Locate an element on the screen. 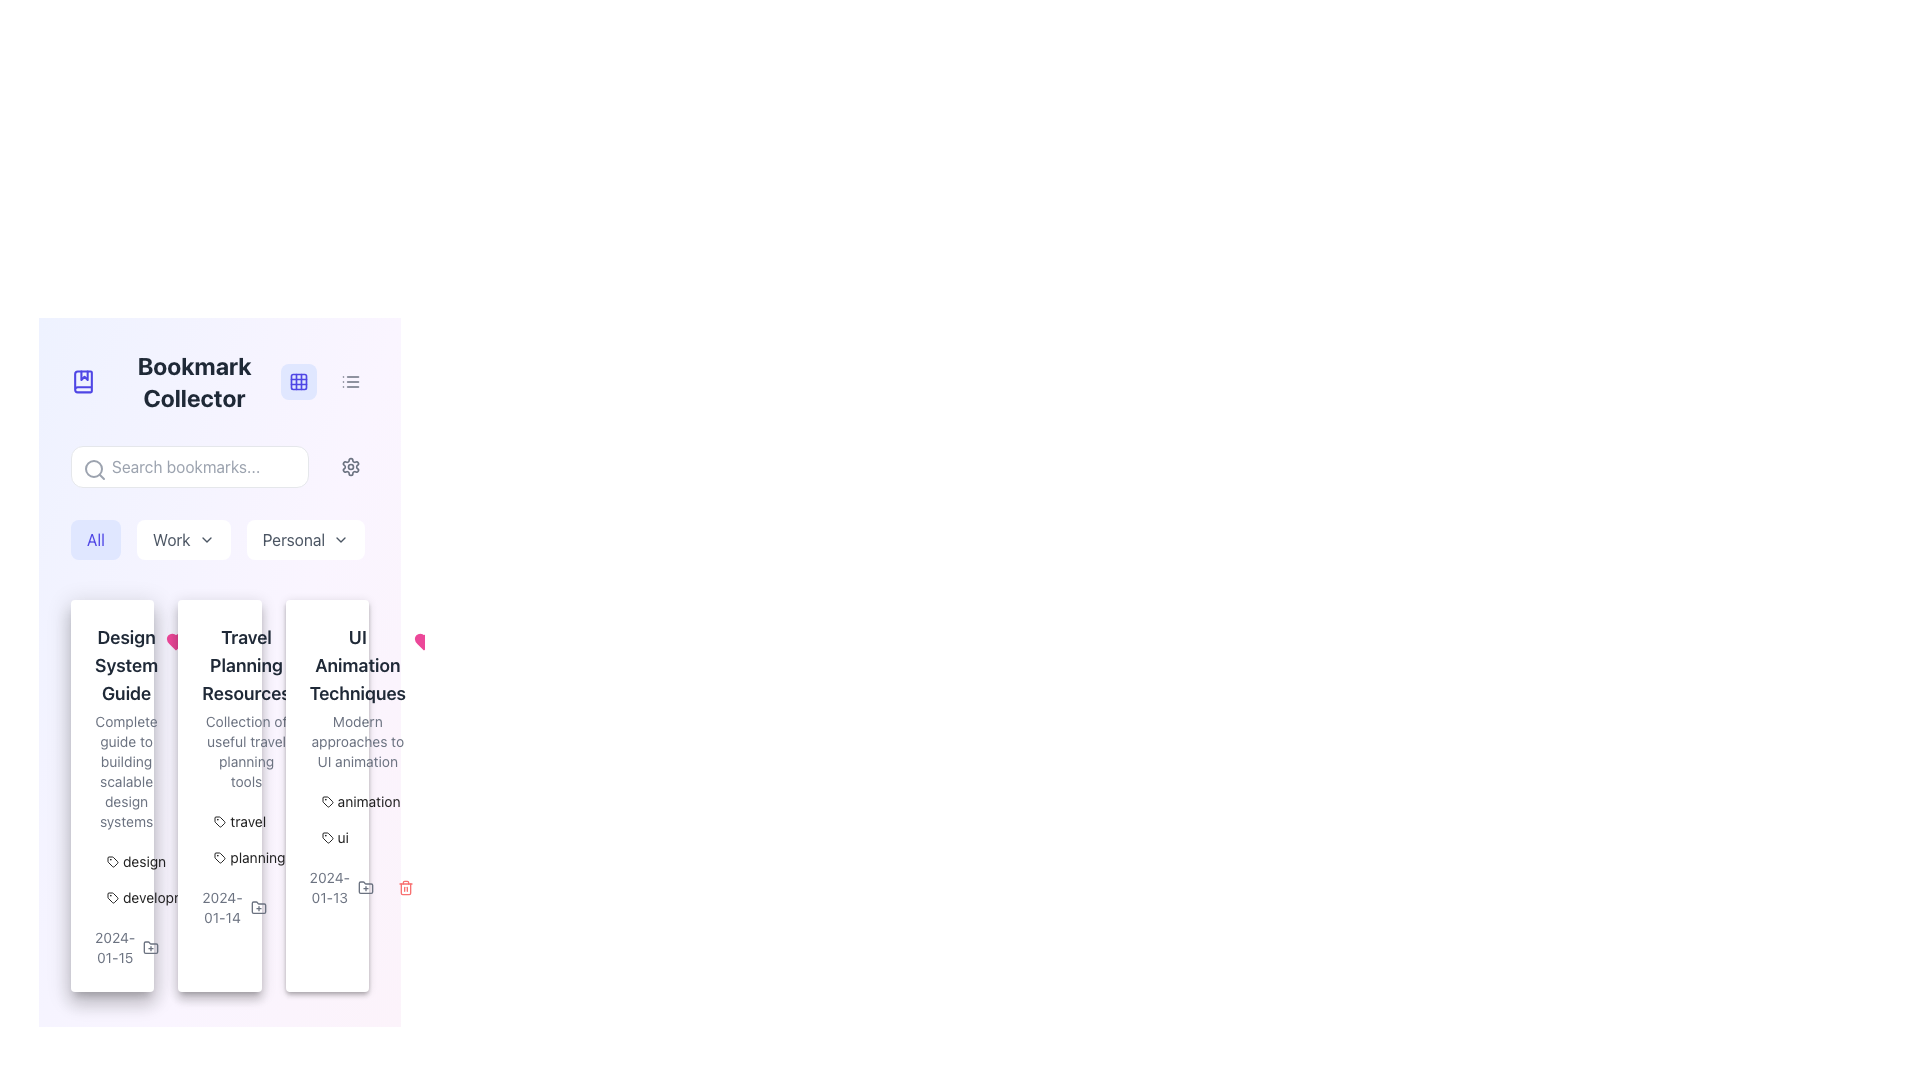  the list view icon button located in the top-right corner of the interface to switch to list view is located at coordinates (350, 381).